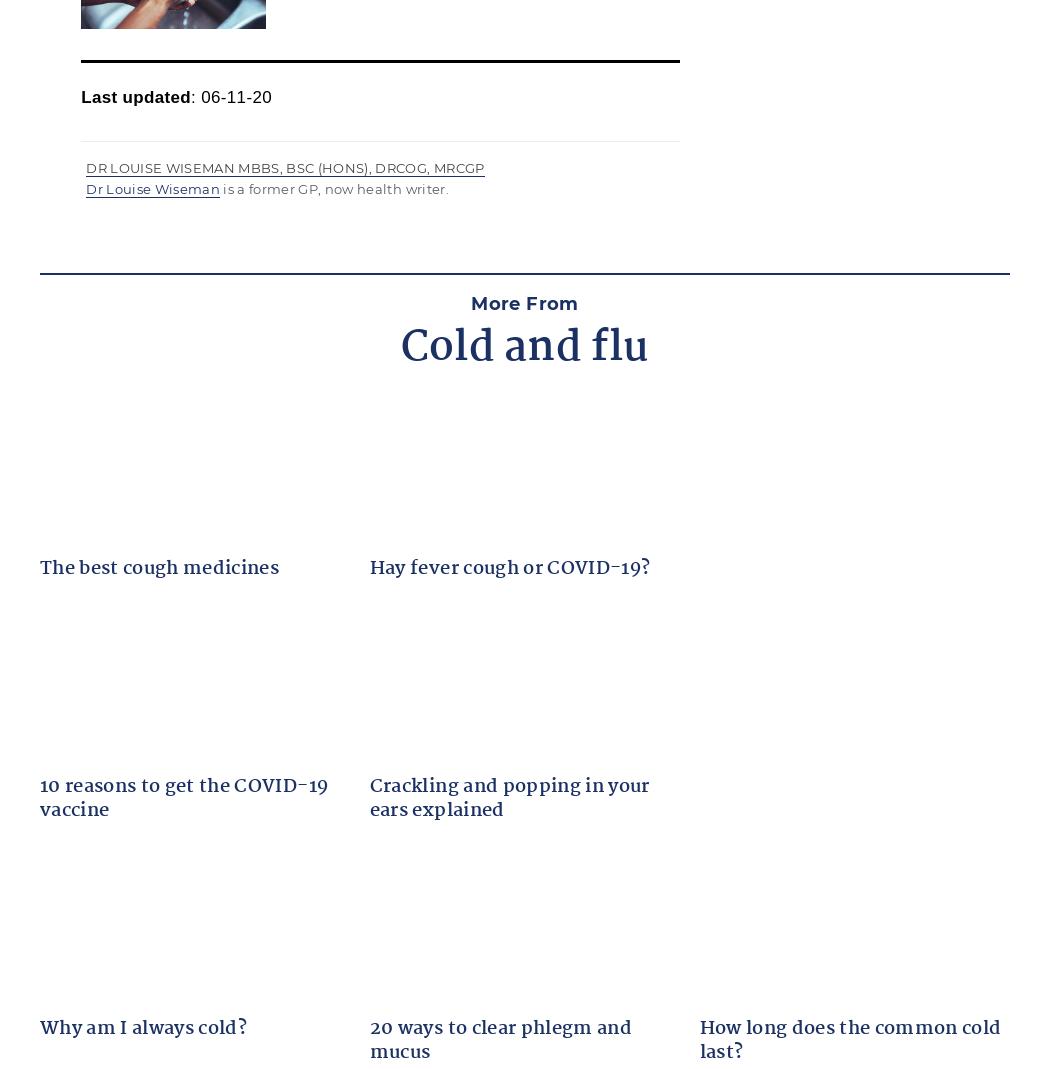 The height and width of the screenshot is (1069, 1050). I want to click on 'Why am I always cold?', so click(142, 1029).